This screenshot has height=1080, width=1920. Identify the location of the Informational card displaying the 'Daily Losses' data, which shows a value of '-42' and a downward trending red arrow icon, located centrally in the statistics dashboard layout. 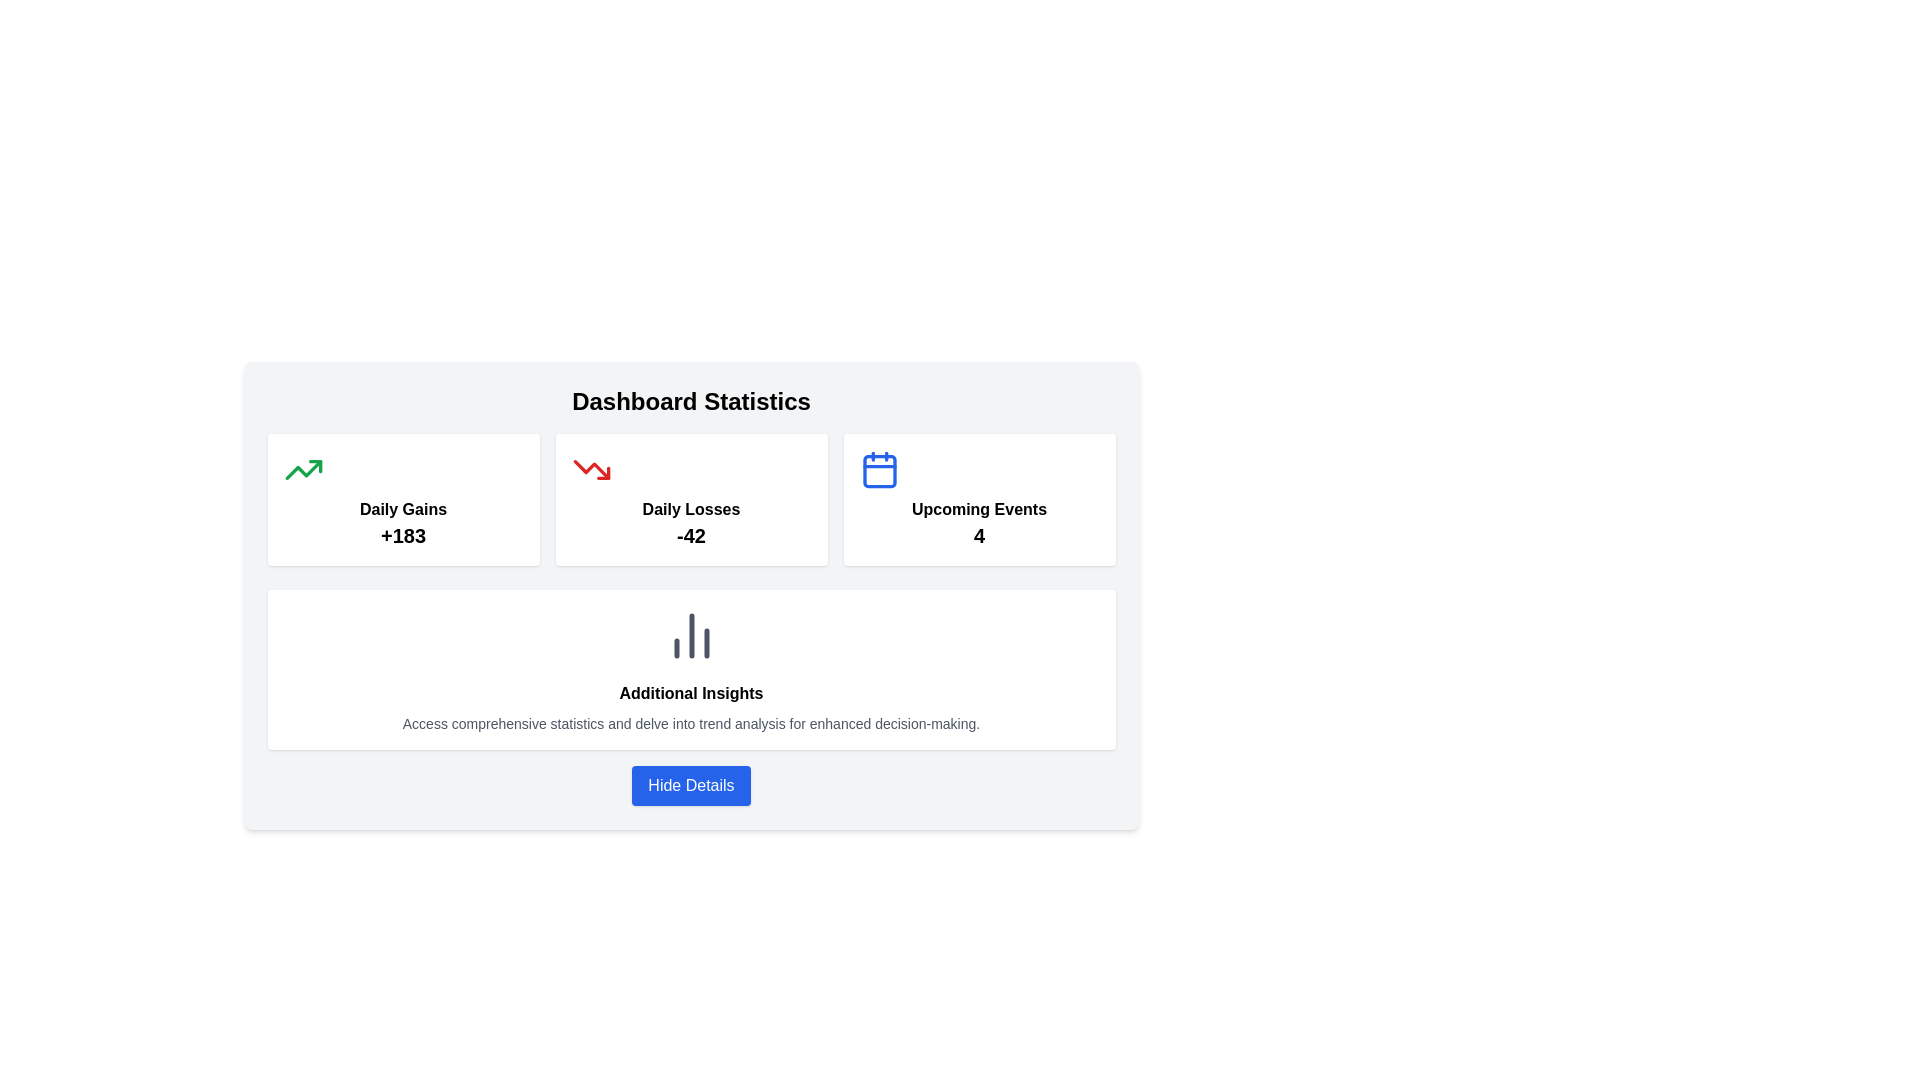
(691, 499).